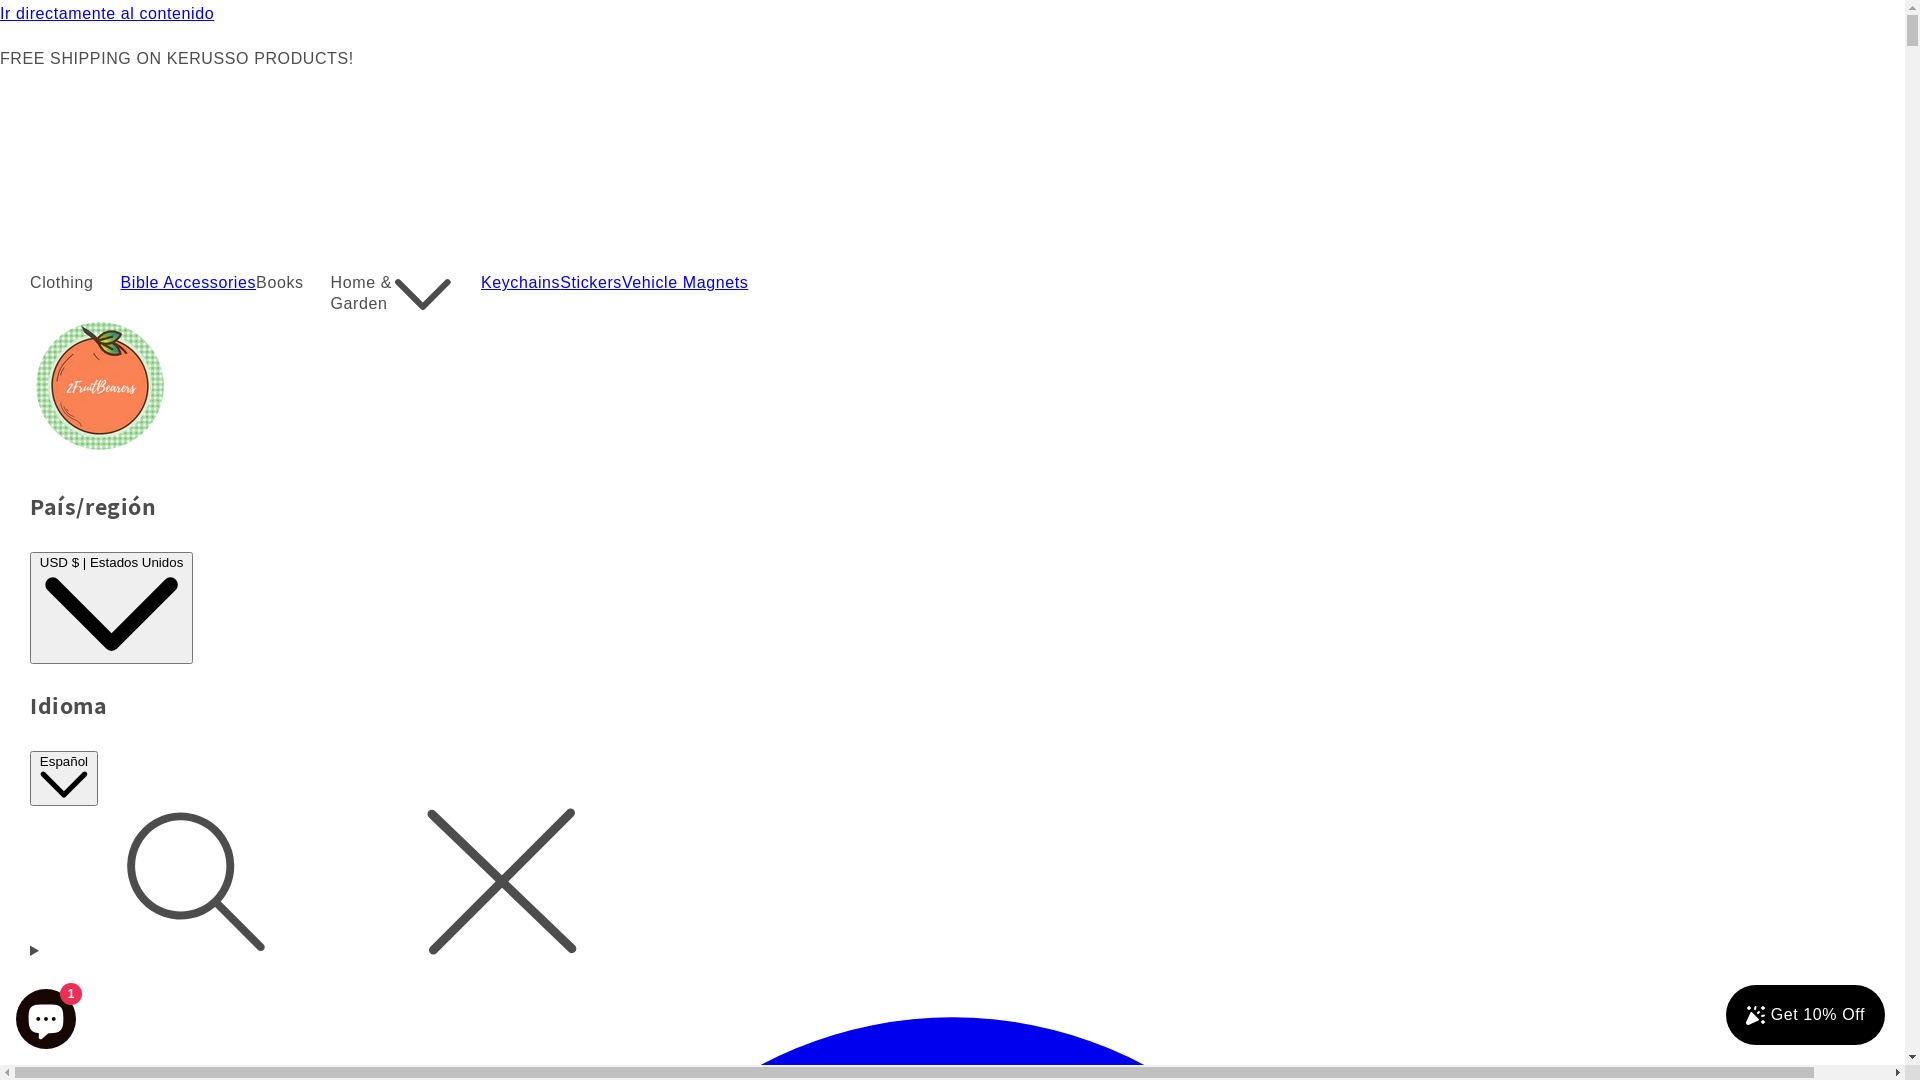 The image size is (1920, 1080). Describe the element at coordinates (685, 283) in the screenshot. I see `'Vehicle Magnets'` at that location.